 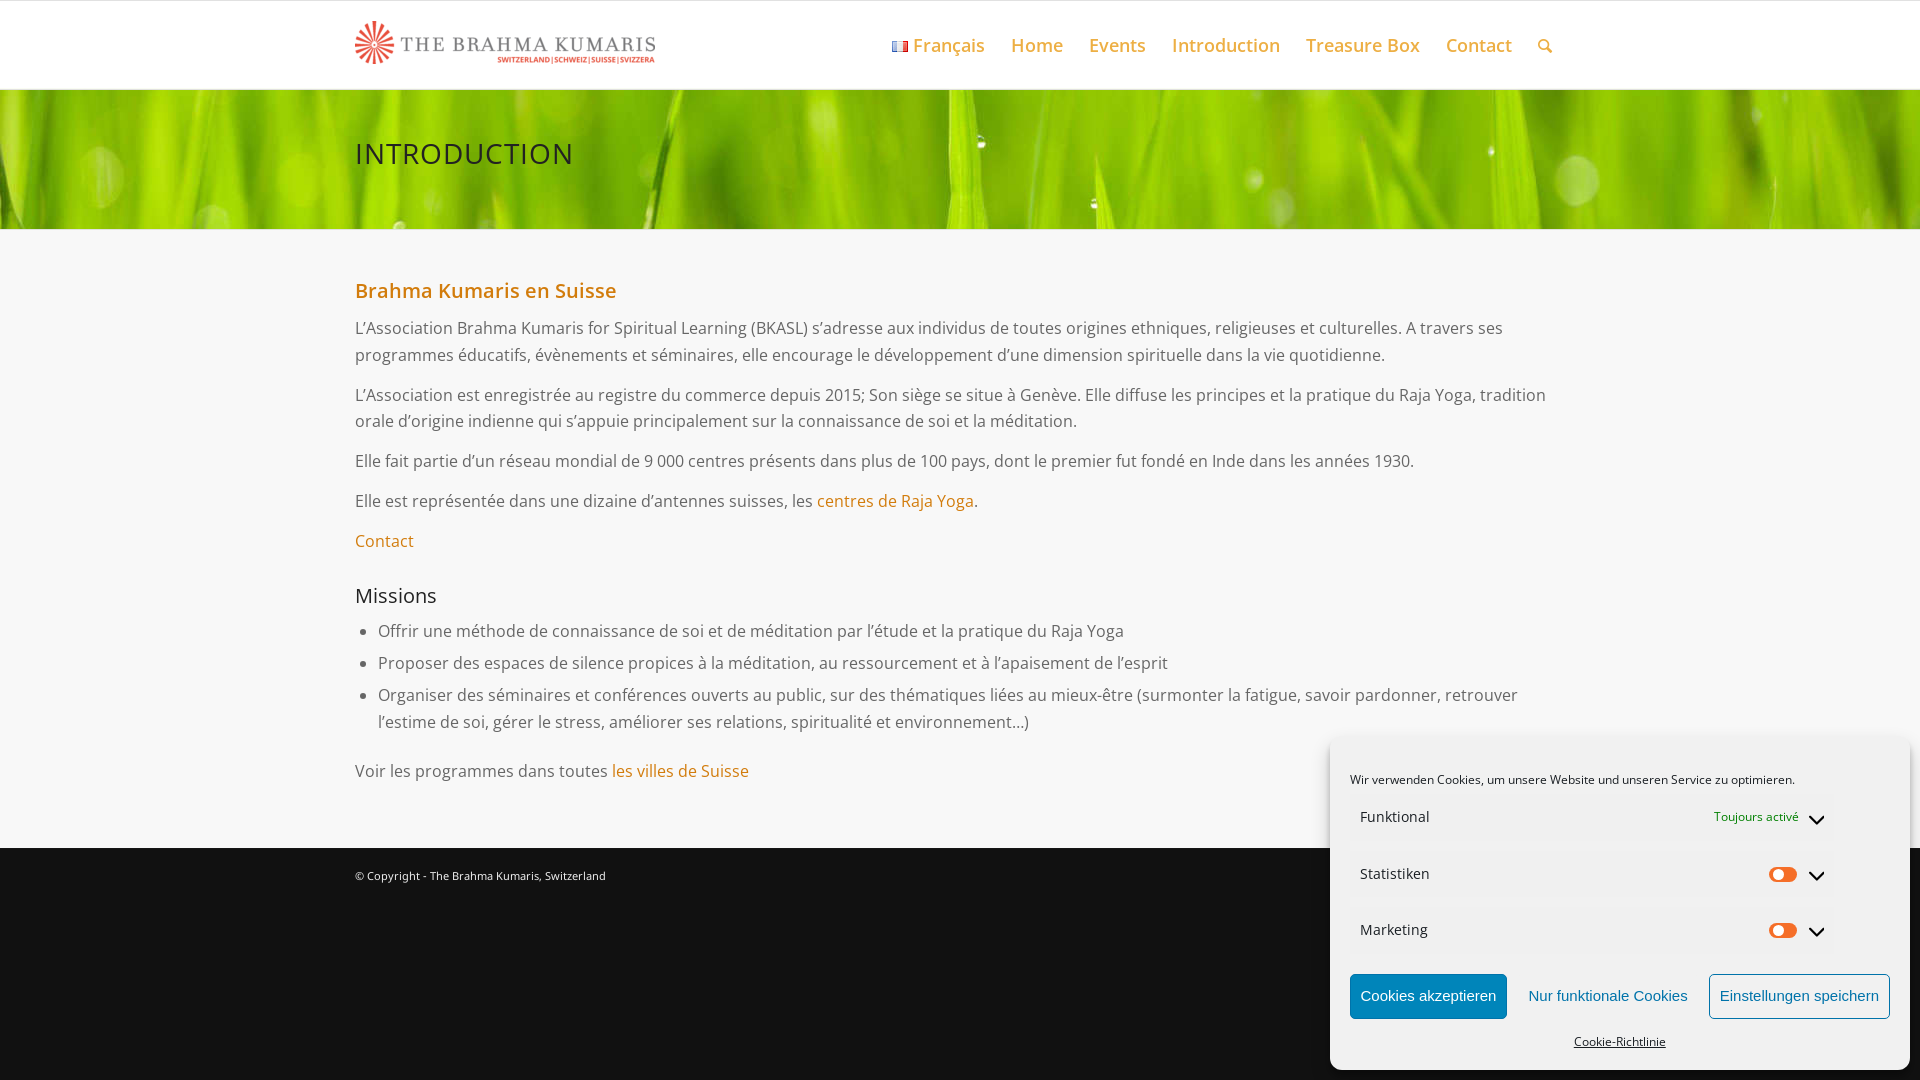 I want to click on 'Cookie-Richtlinie', so click(x=1573, y=1040).